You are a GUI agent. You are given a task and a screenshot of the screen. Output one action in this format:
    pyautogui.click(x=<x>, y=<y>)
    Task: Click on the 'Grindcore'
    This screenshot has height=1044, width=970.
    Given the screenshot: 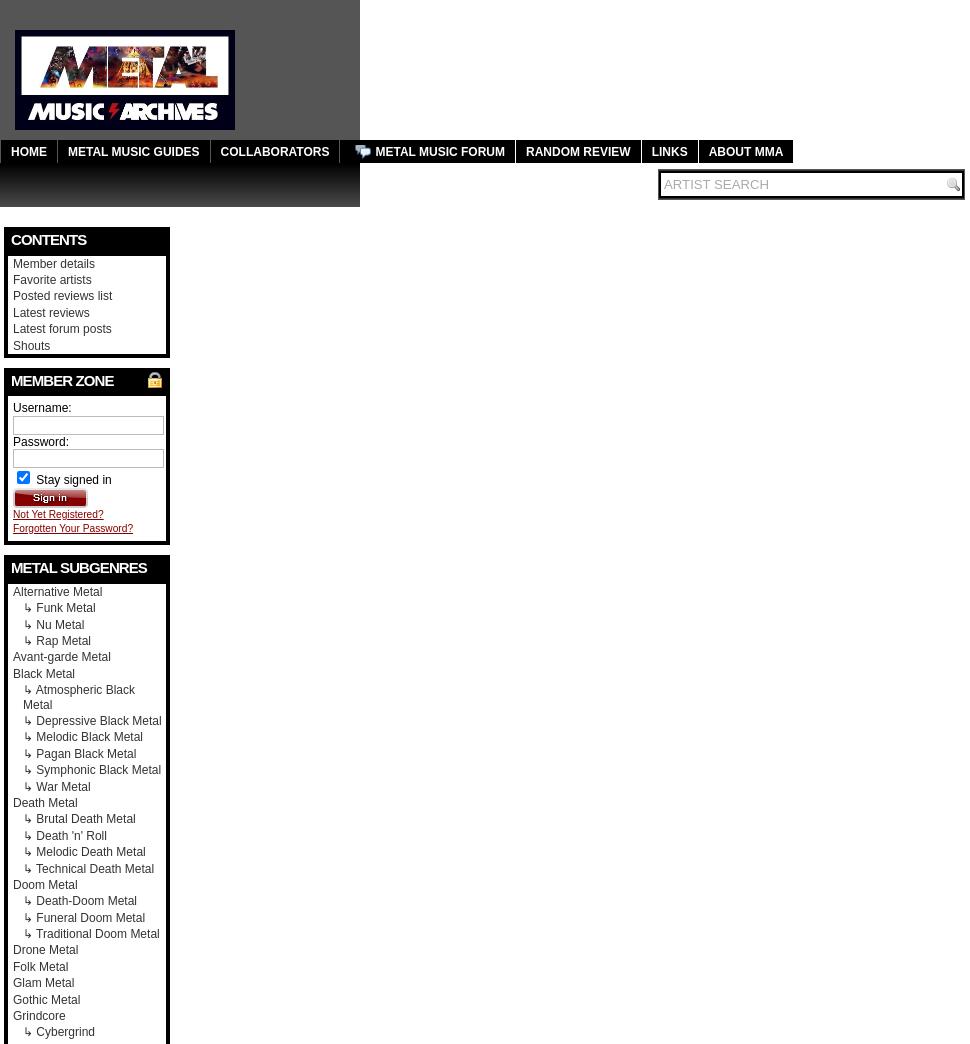 What is the action you would take?
    pyautogui.click(x=38, y=1016)
    